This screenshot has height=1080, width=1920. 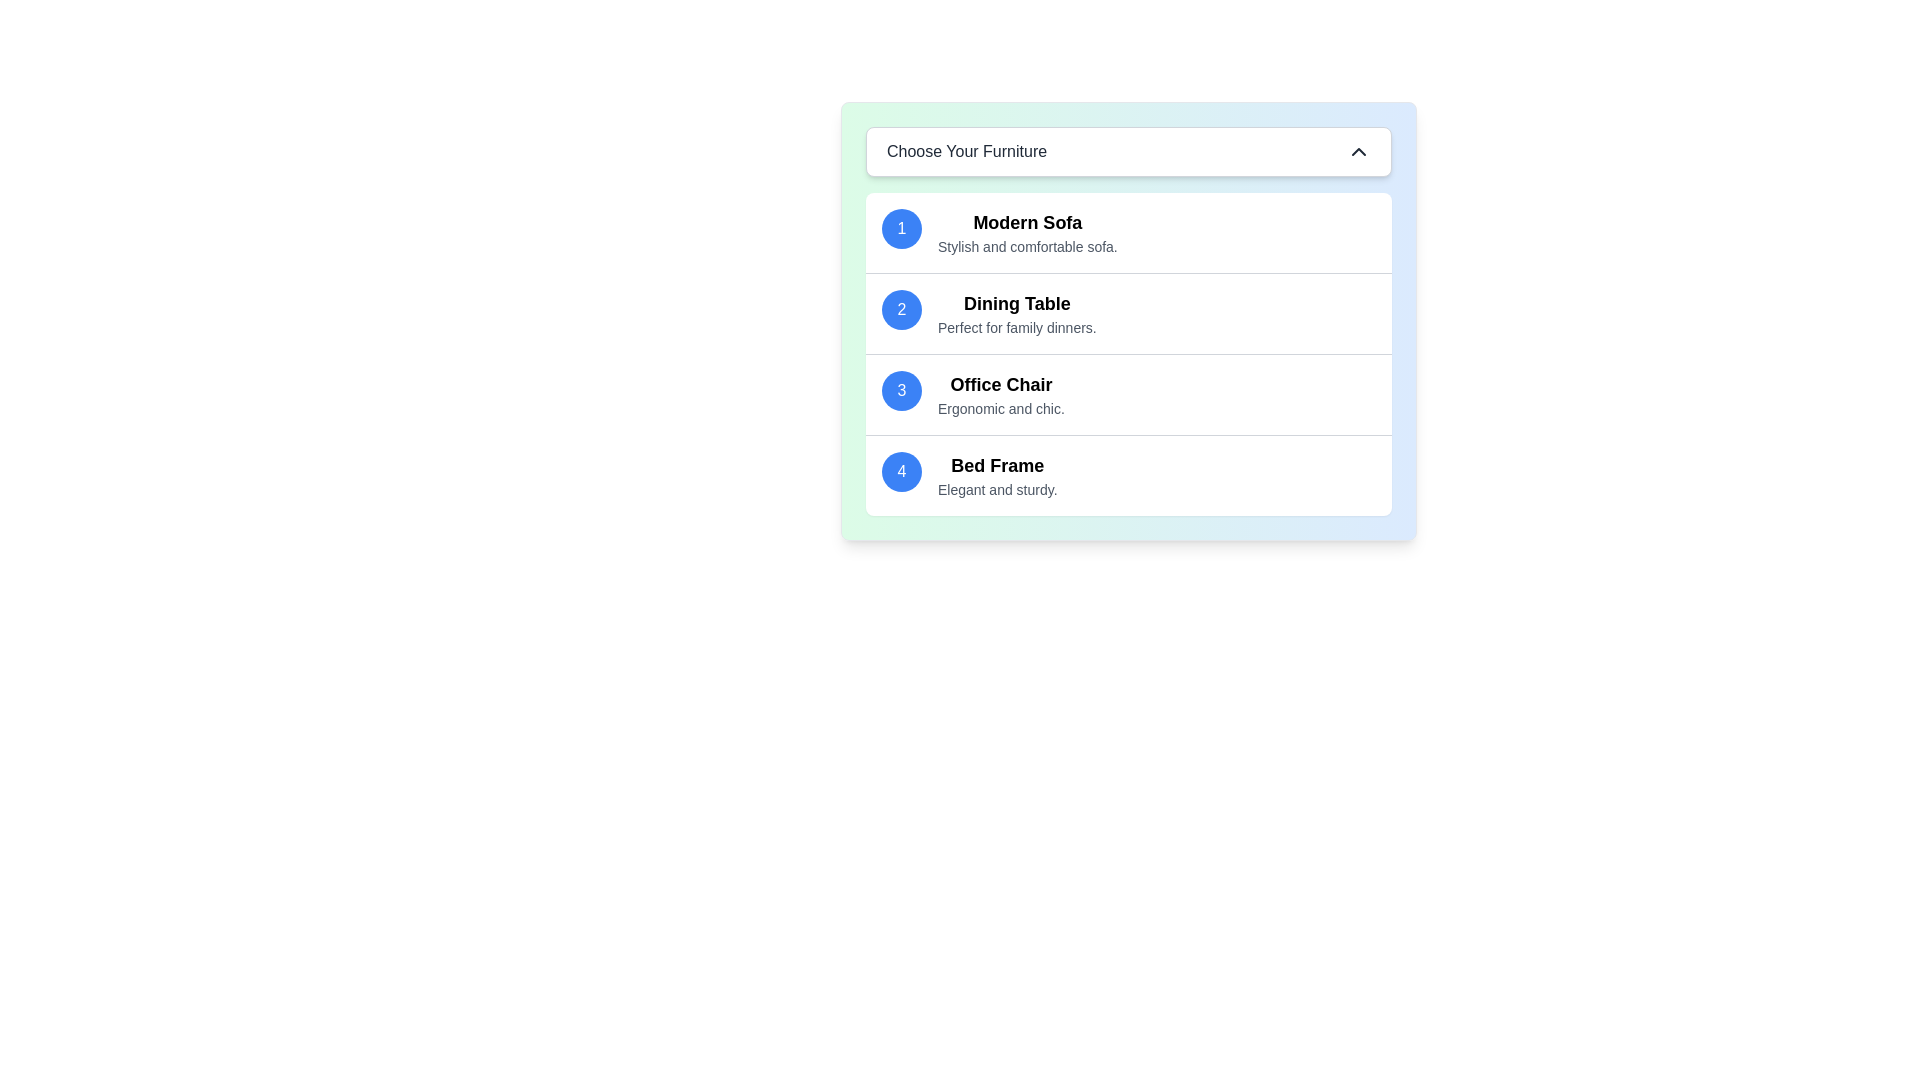 I want to click on the Text Label providing information about the 'Office Chair', located below the heading in the third list item of the furniture options, so click(x=1001, y=407).